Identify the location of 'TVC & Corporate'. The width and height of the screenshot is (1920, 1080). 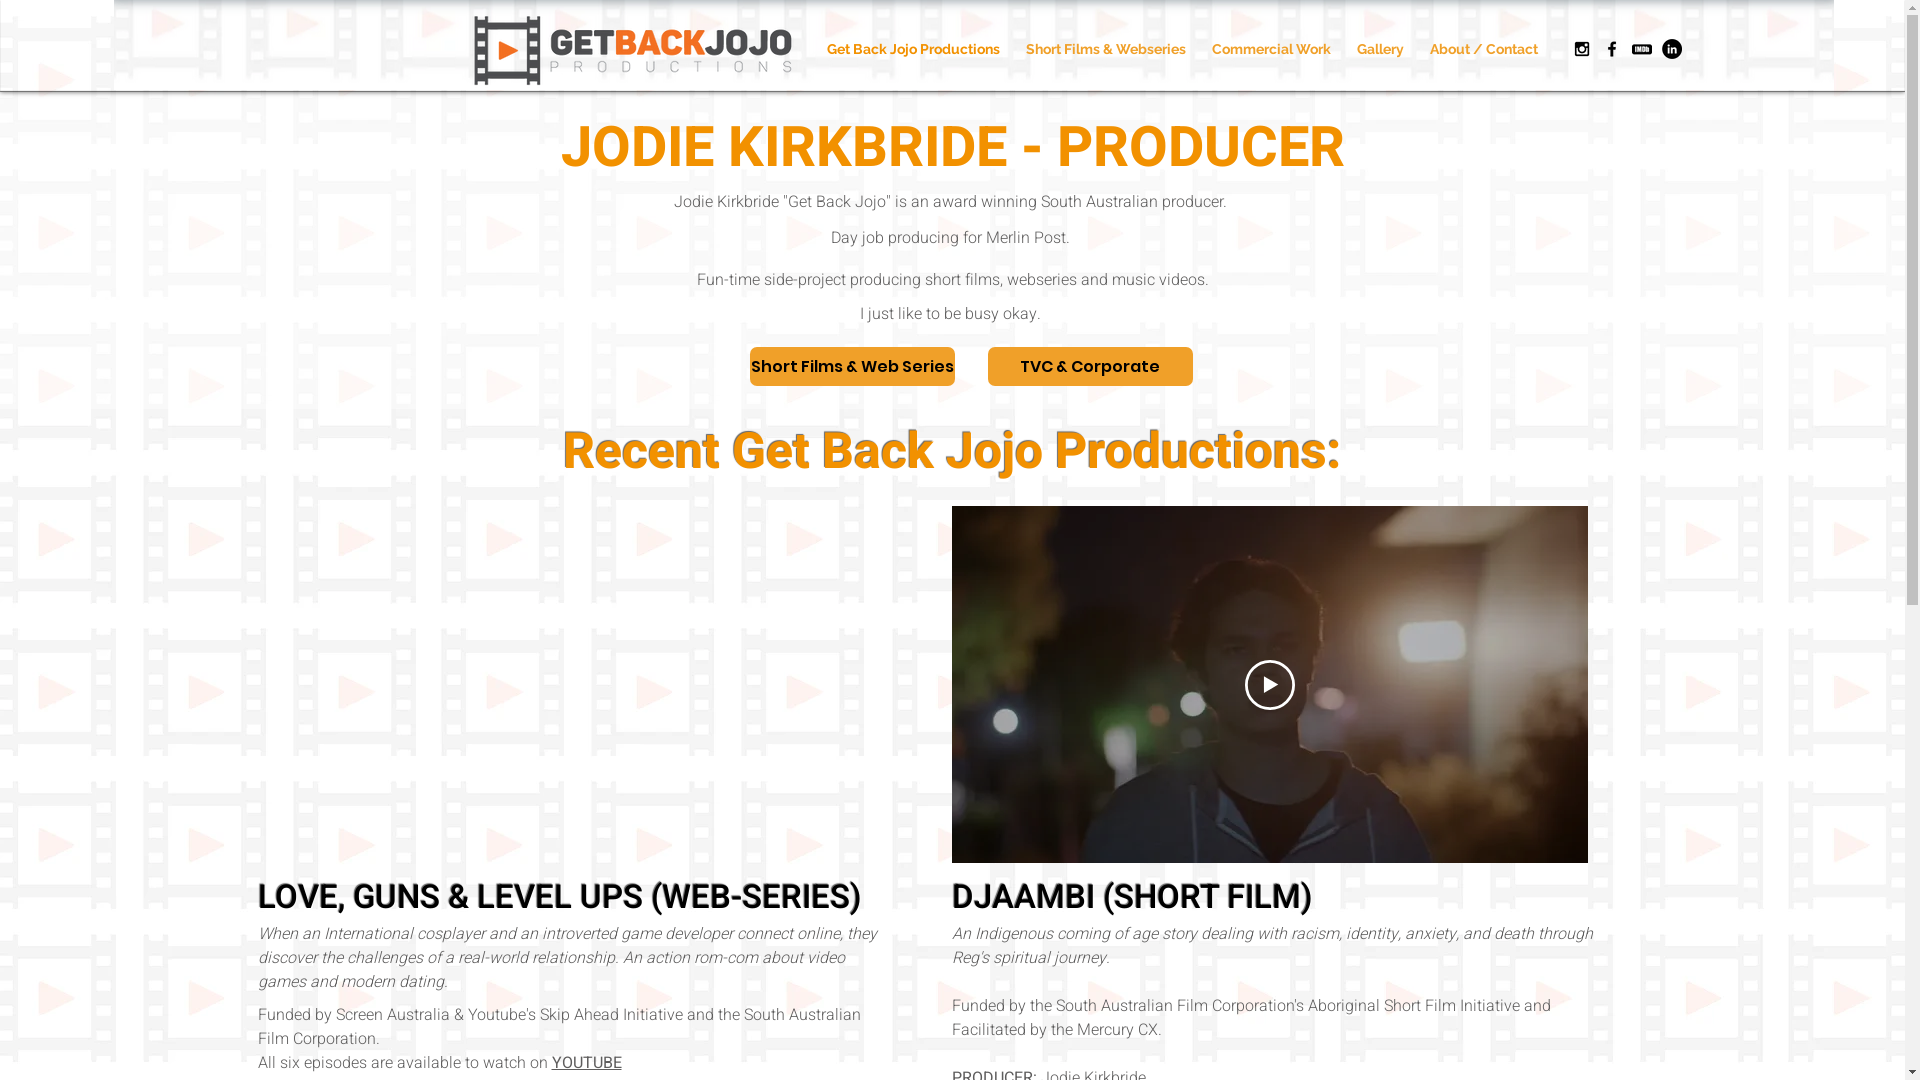
(1089, 366).